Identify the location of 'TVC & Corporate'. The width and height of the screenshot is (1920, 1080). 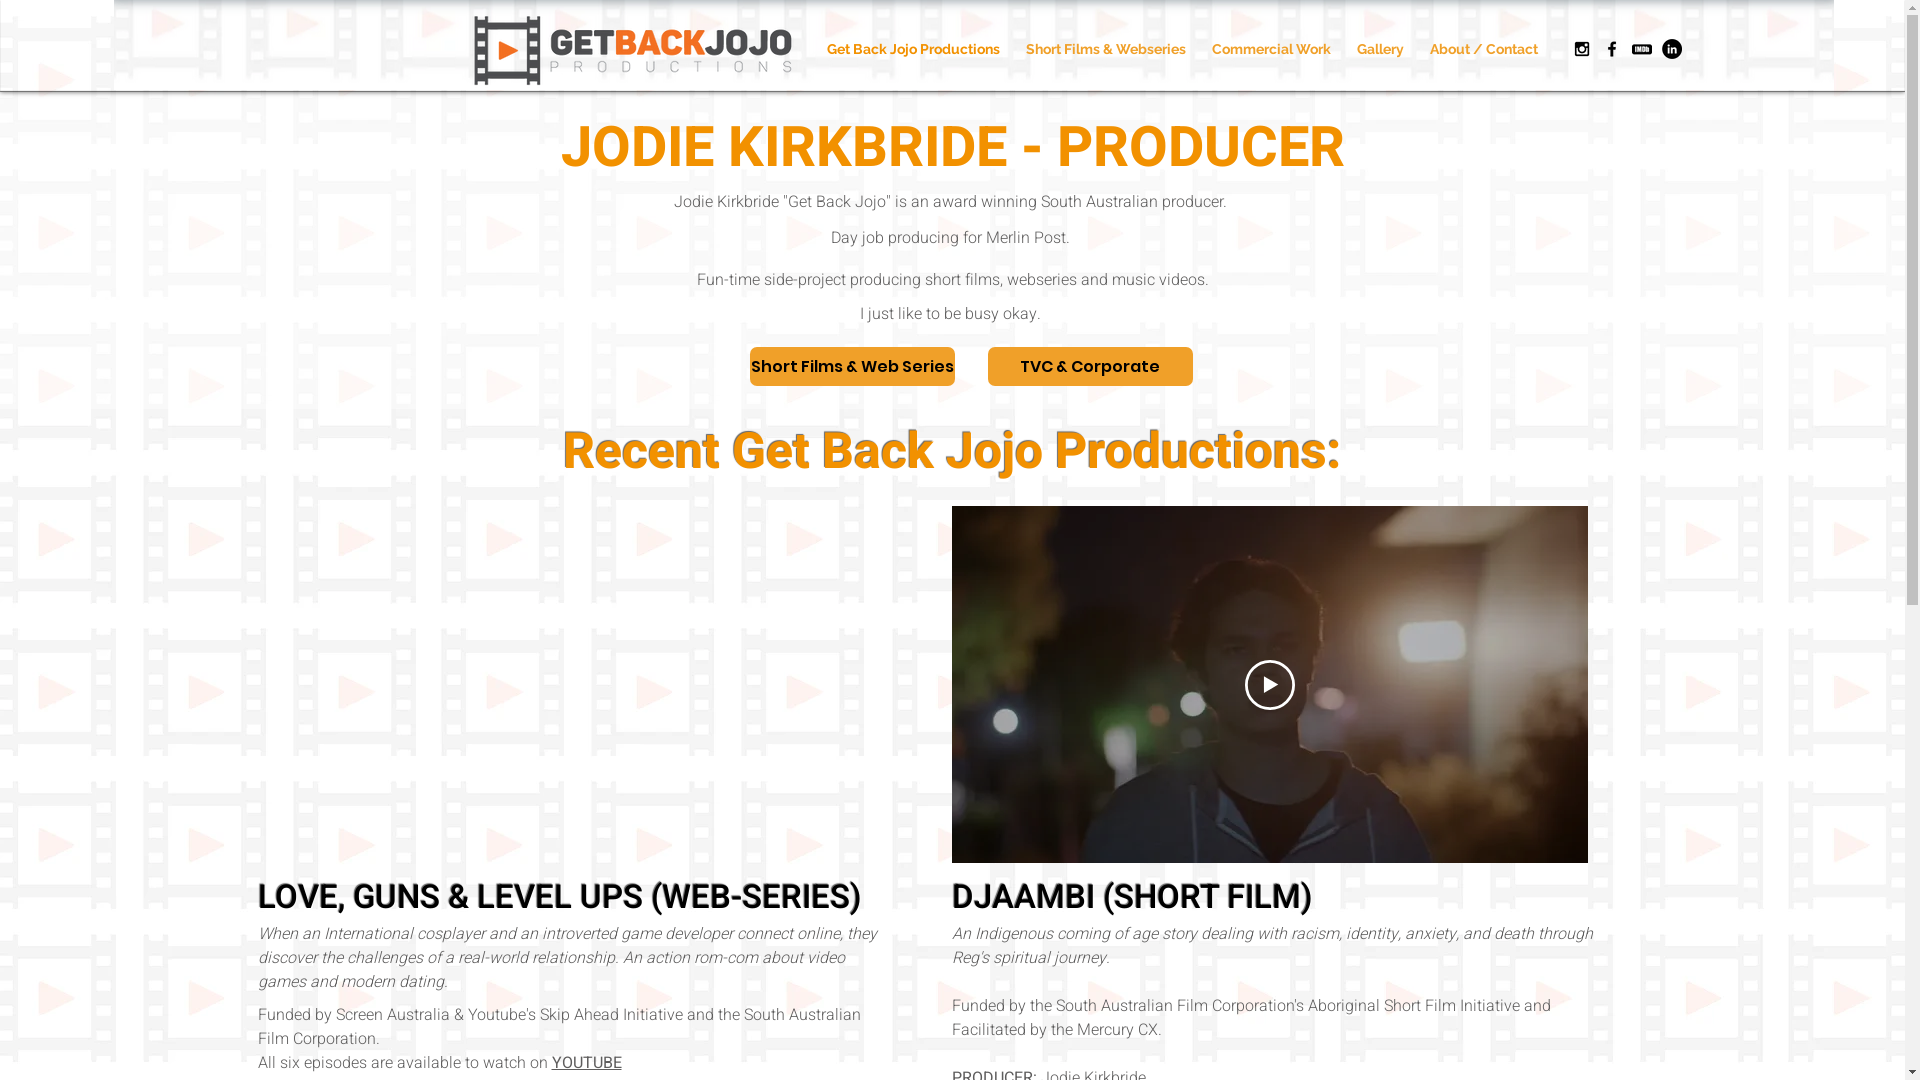
(1089, 366).